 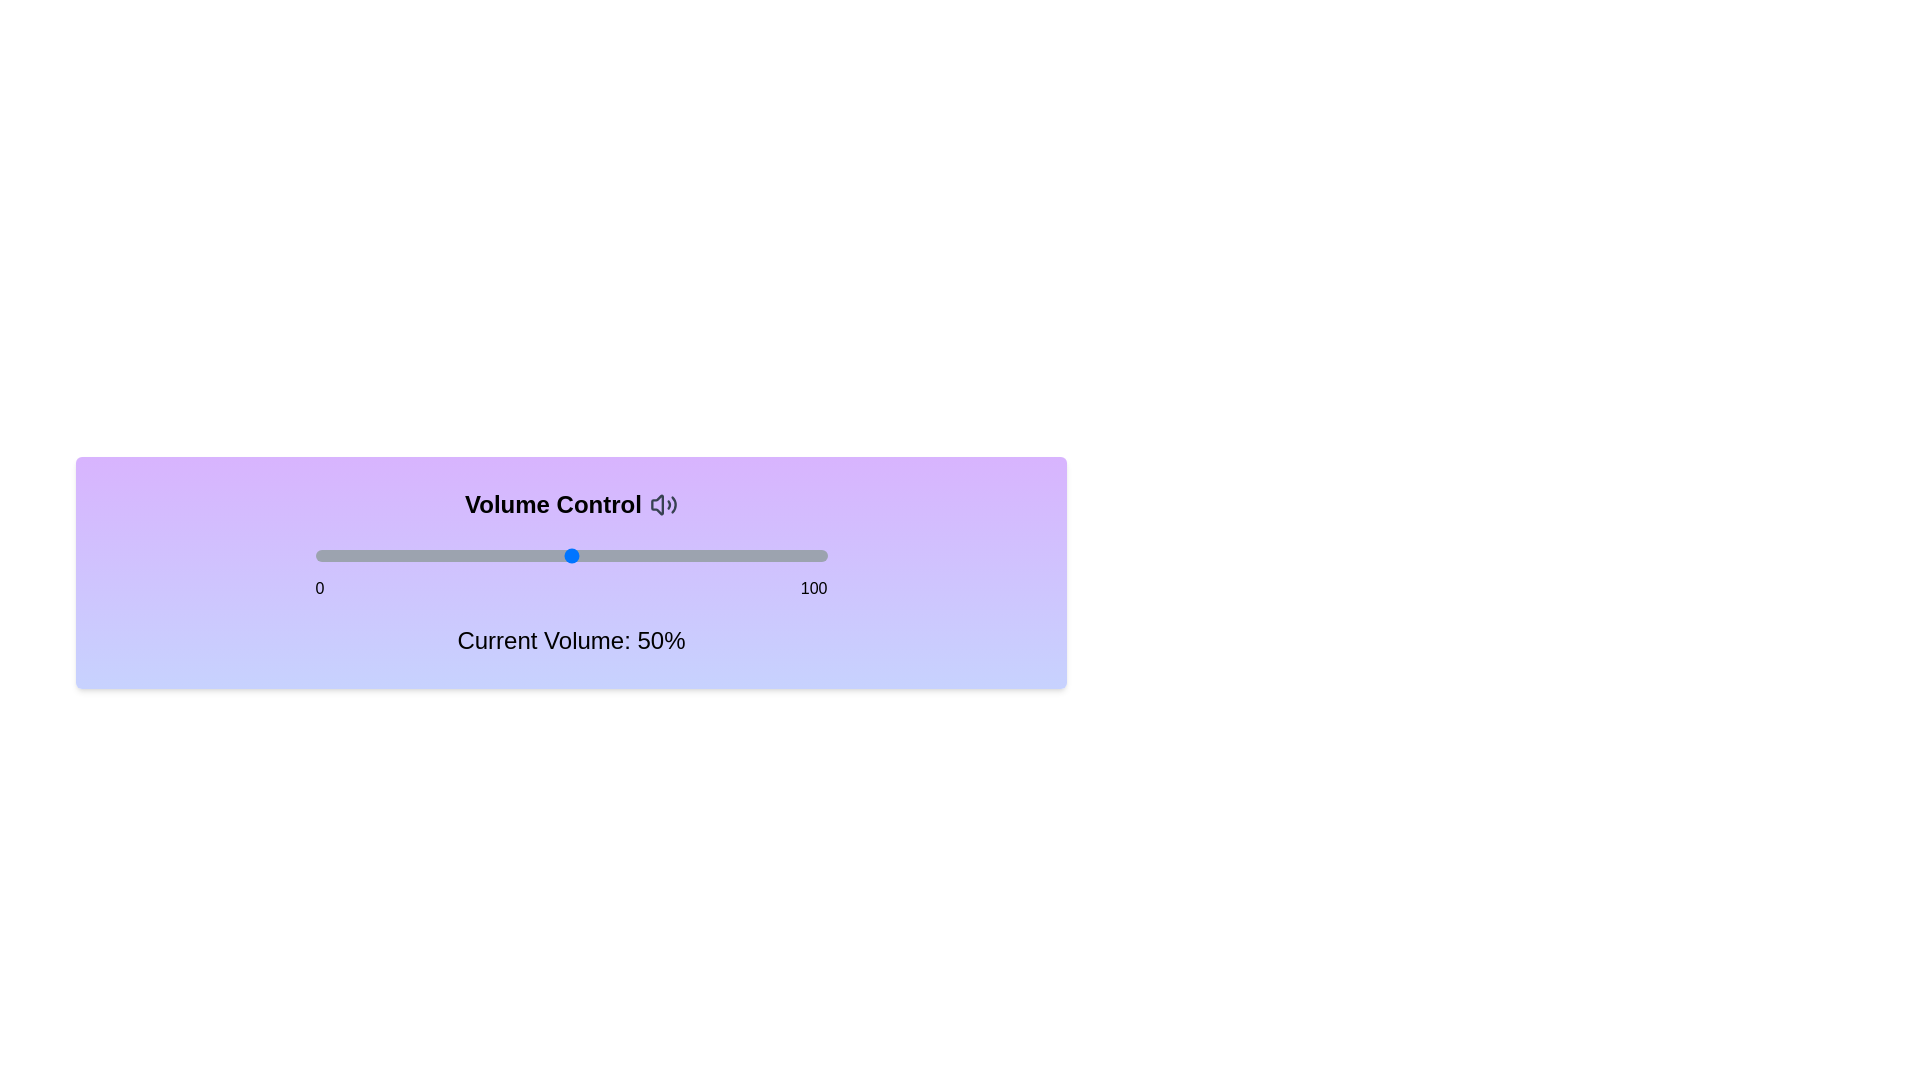 I want to click on the volume to 62% by dragging the slider, so click(x=632, y=555).